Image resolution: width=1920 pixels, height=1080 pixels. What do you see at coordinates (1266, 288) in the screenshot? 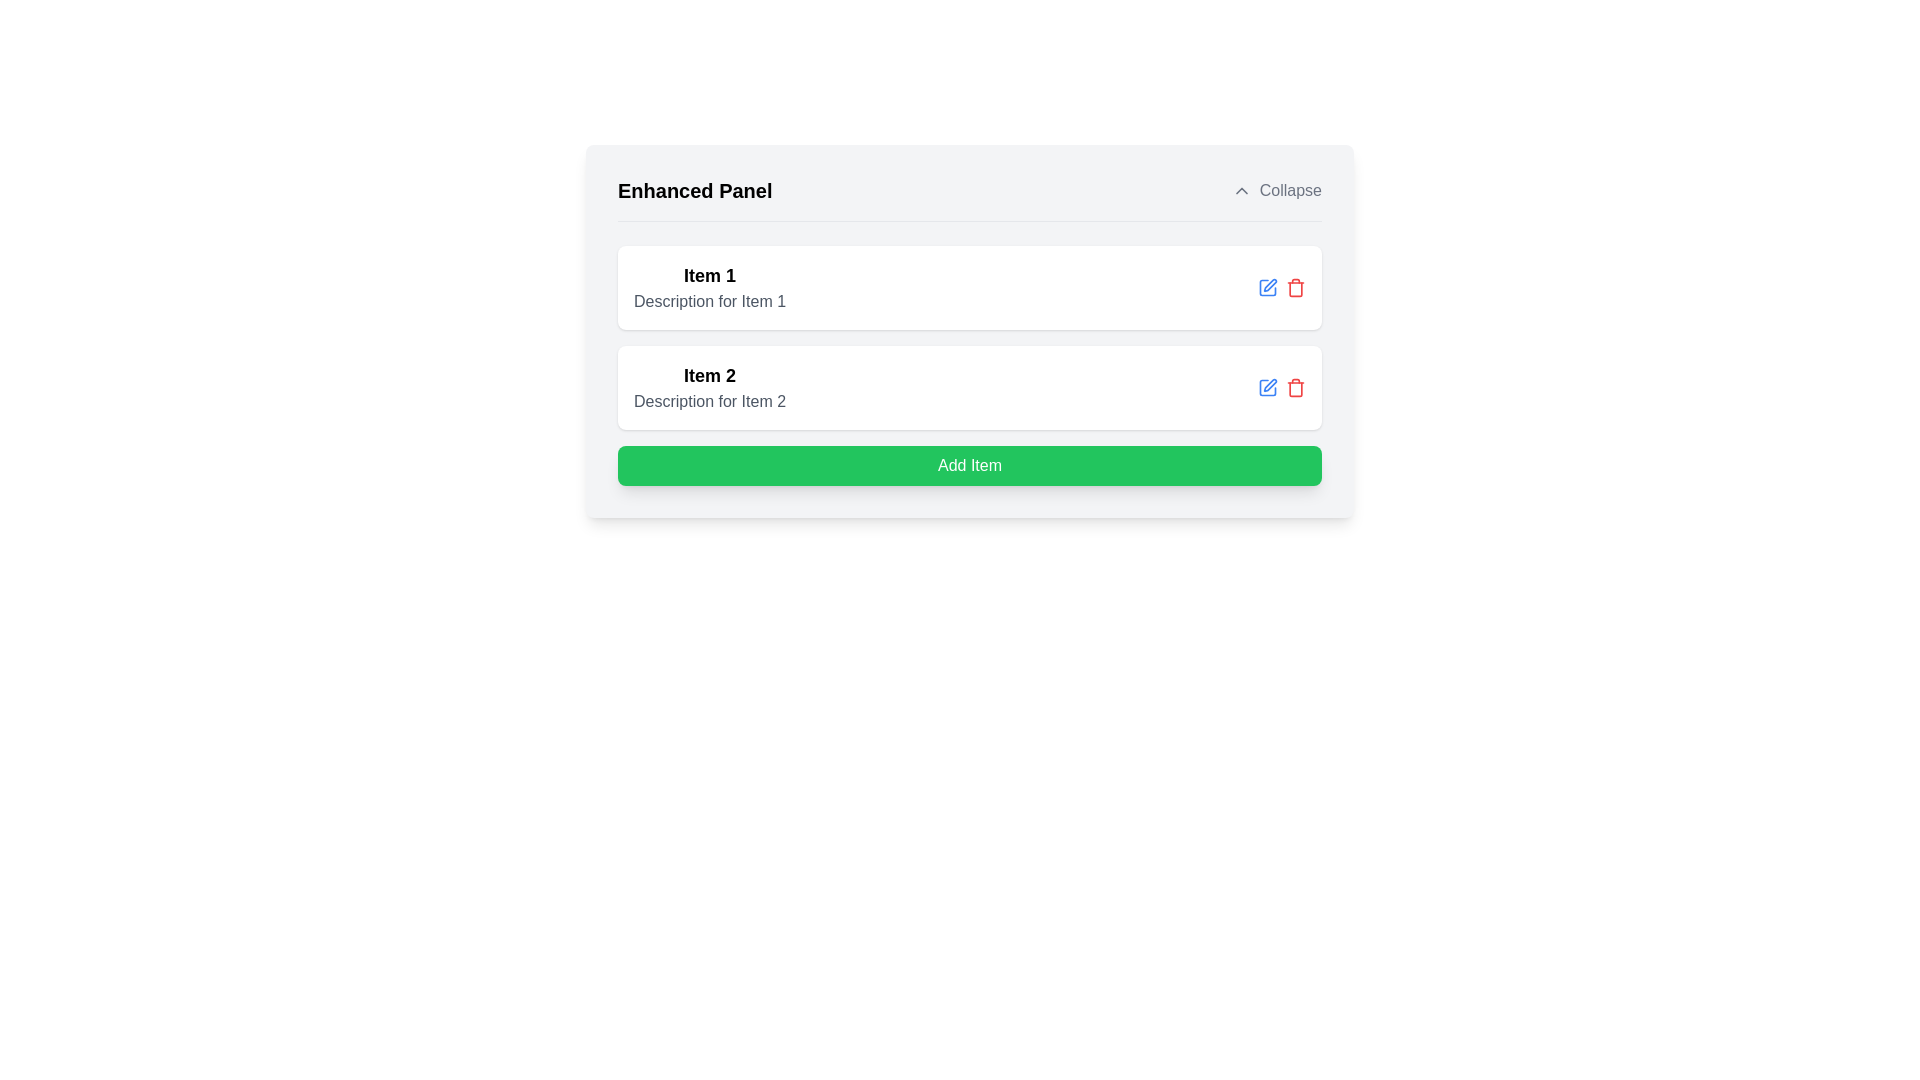
I see `the edit button located in the second row of the card list, which is positioned to the left of the red trash bin icon` at bounding box center [1266, 288].